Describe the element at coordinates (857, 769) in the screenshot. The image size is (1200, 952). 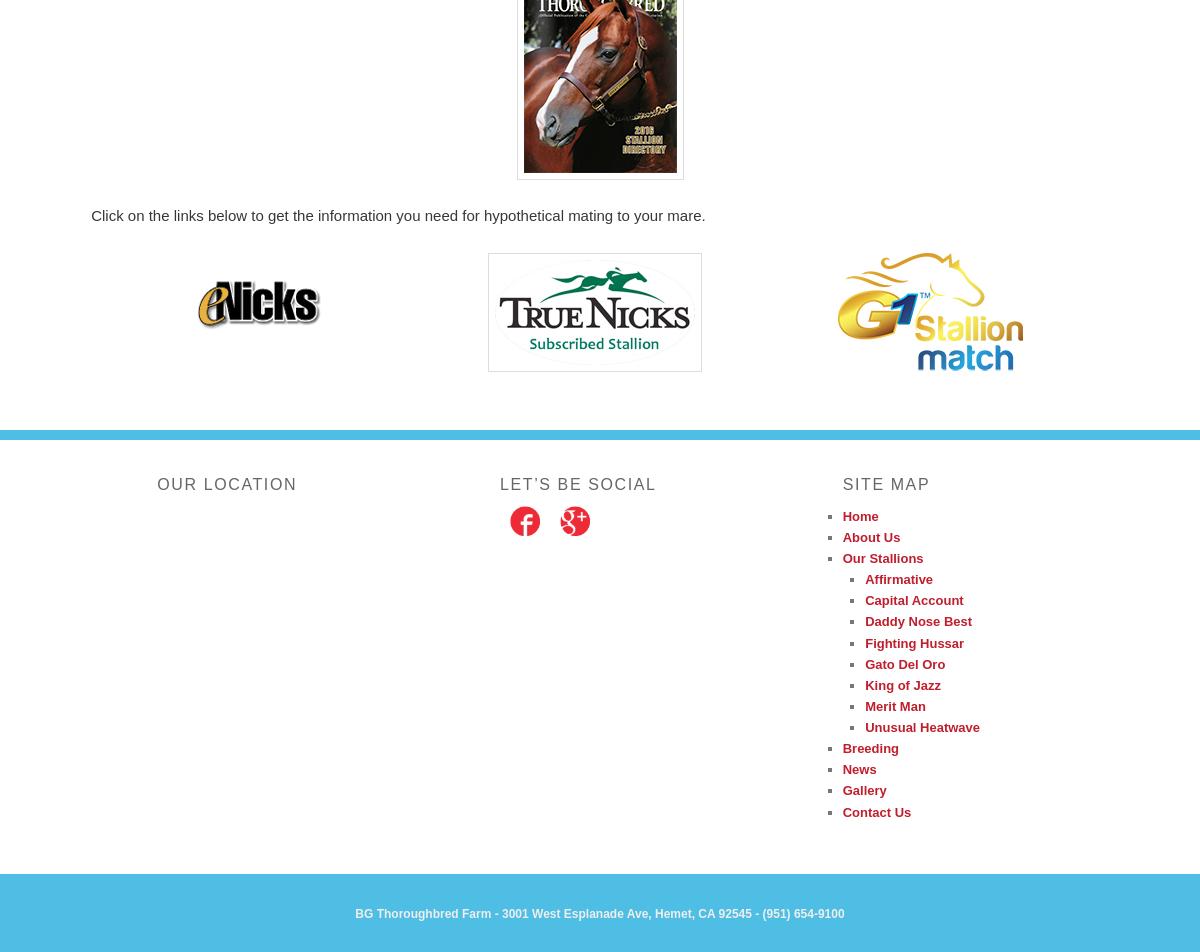
I see `'News'` at that location.